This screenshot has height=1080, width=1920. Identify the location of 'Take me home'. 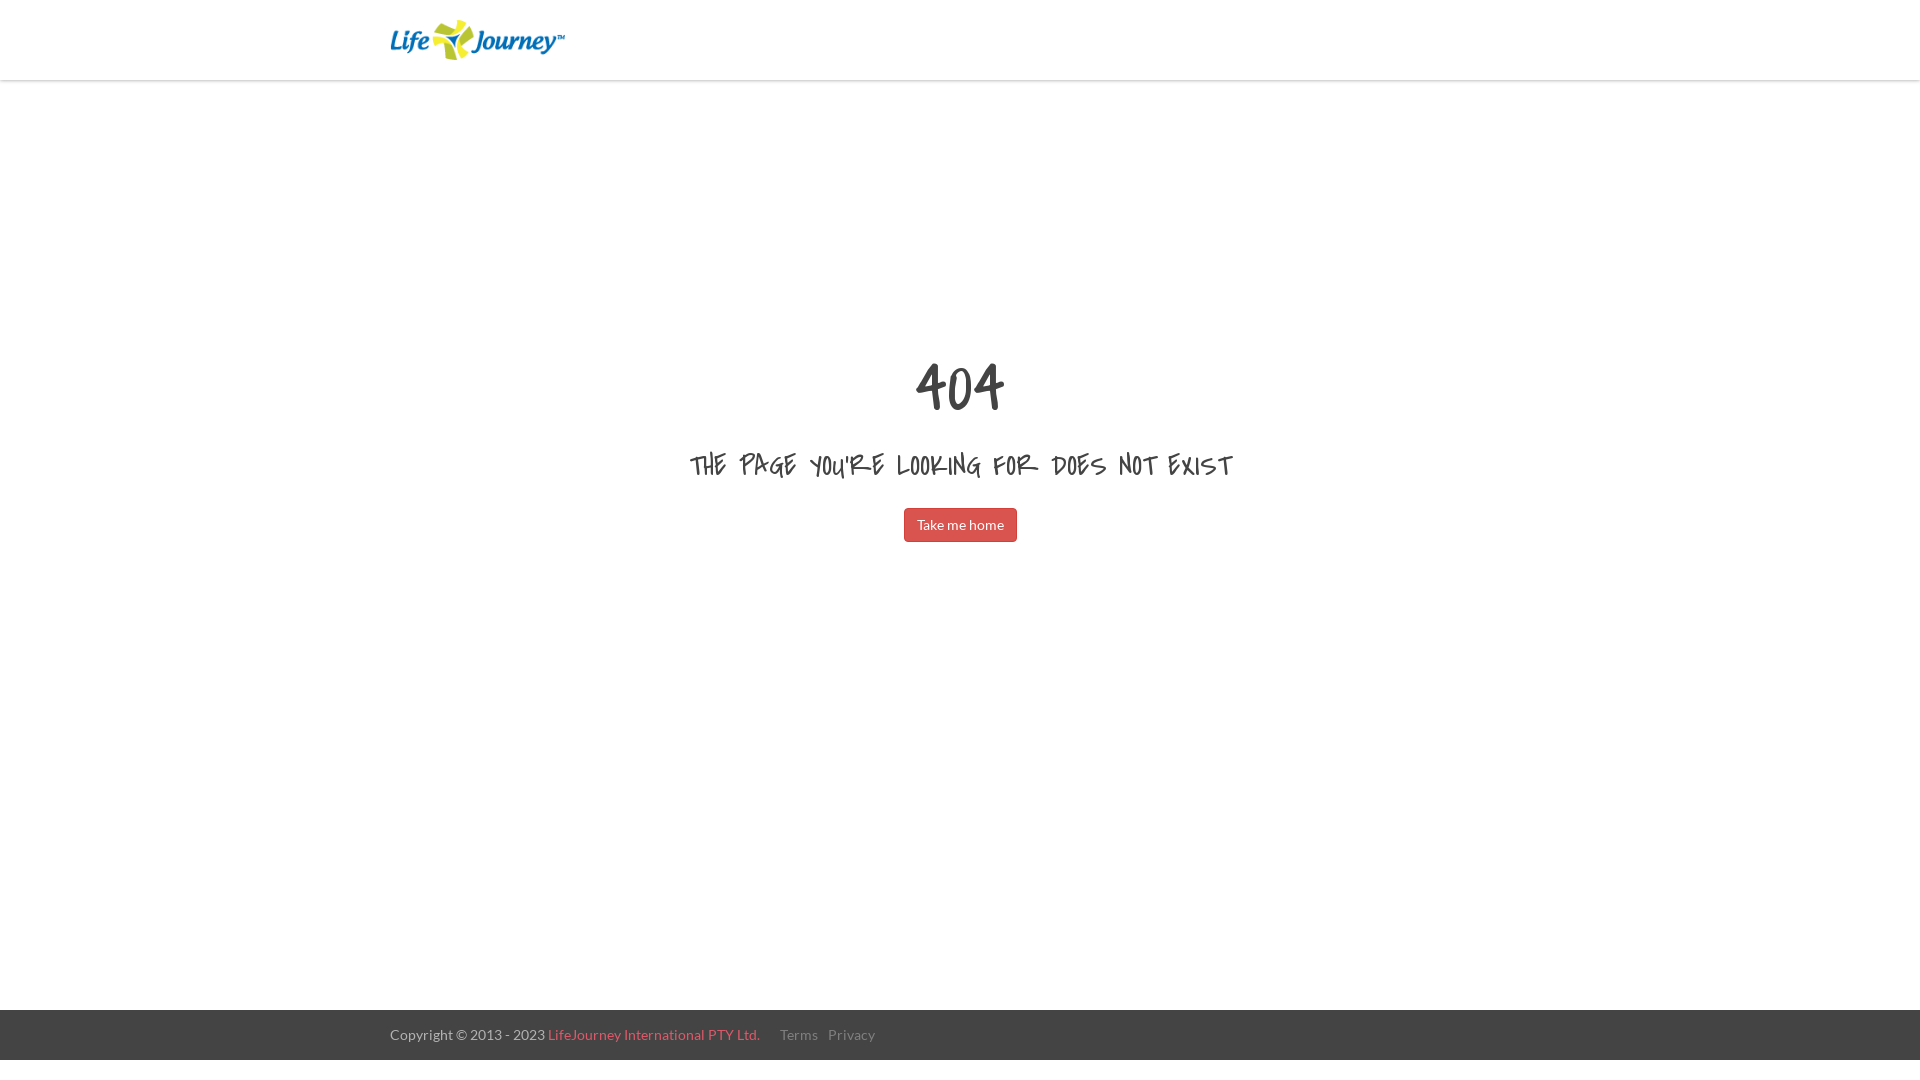
(960, 523).